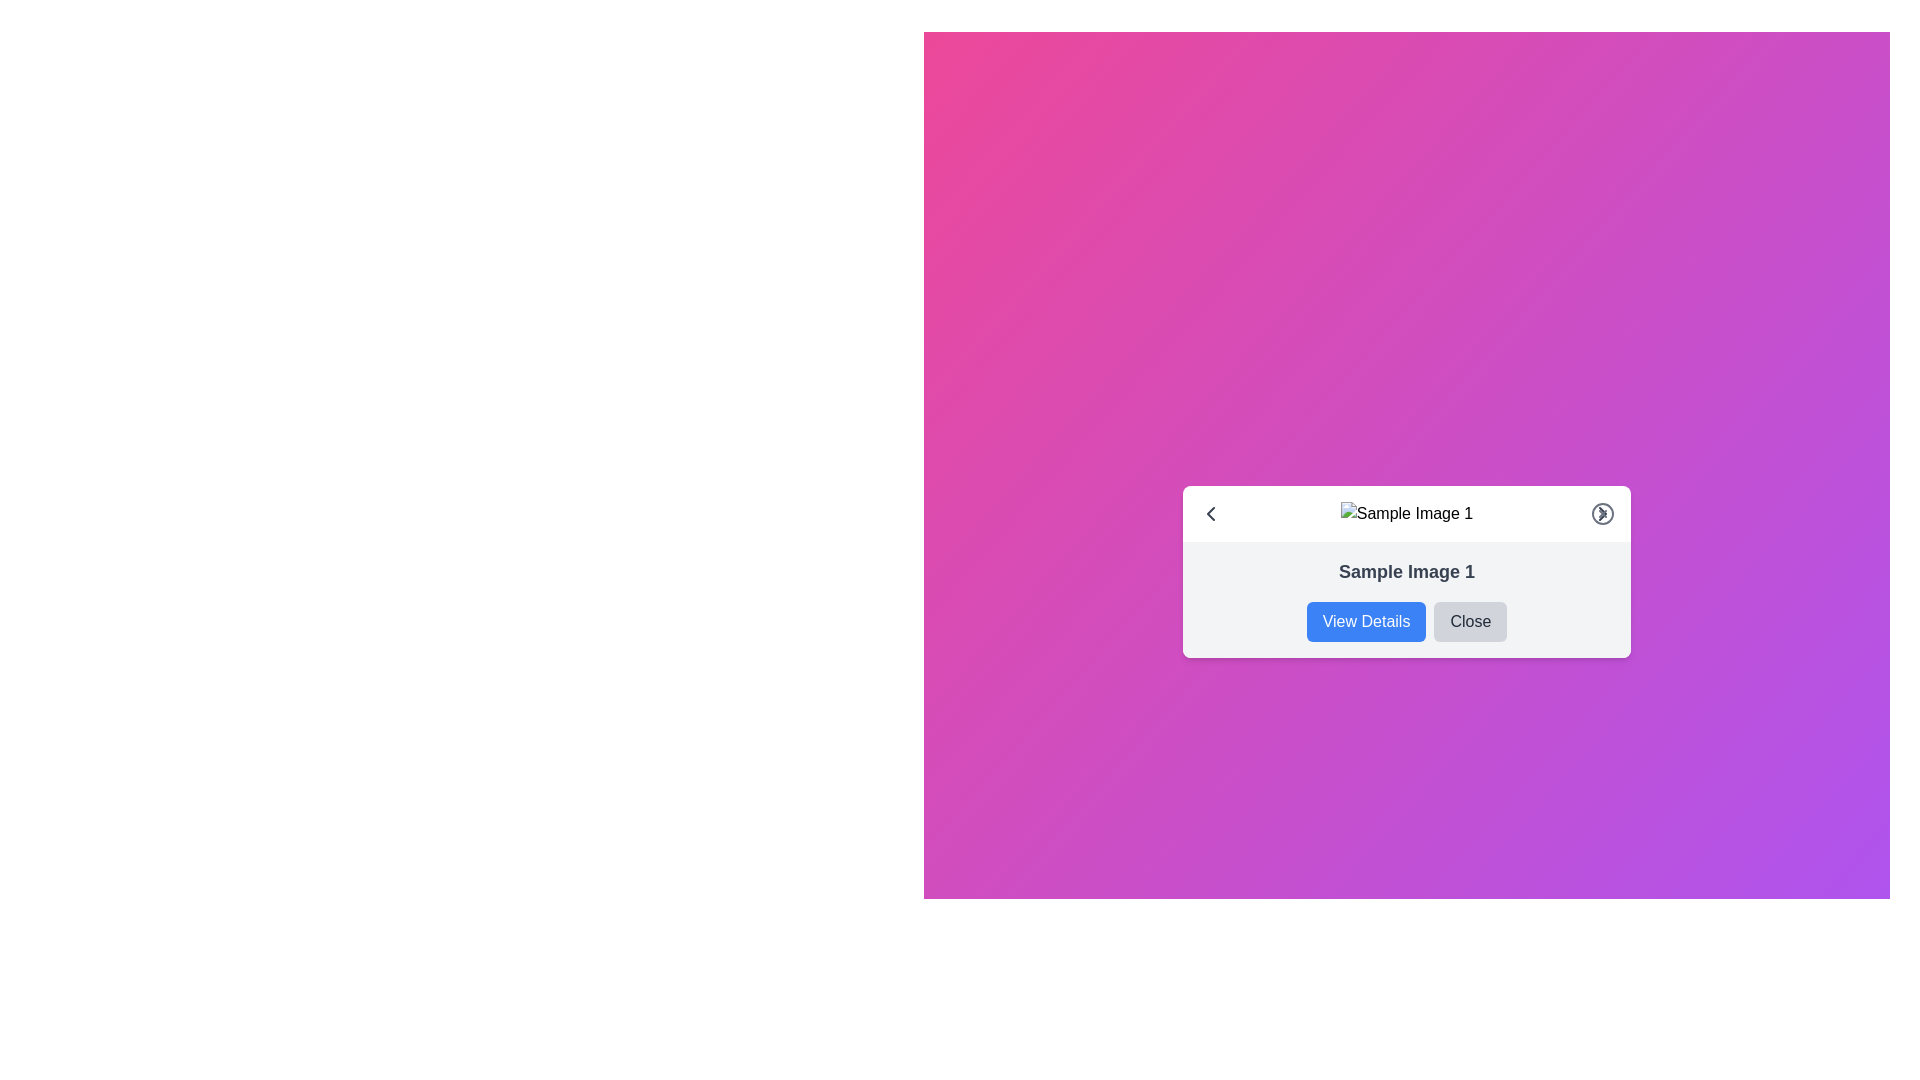 The image size is (1920, 1080). What do you see at coordinates (1405, 571) in the screenshot?
I see `the image and text components of the card element that displays grouped content and interactive options, located in the center of the viewport` at bounding box center [1405, 571].